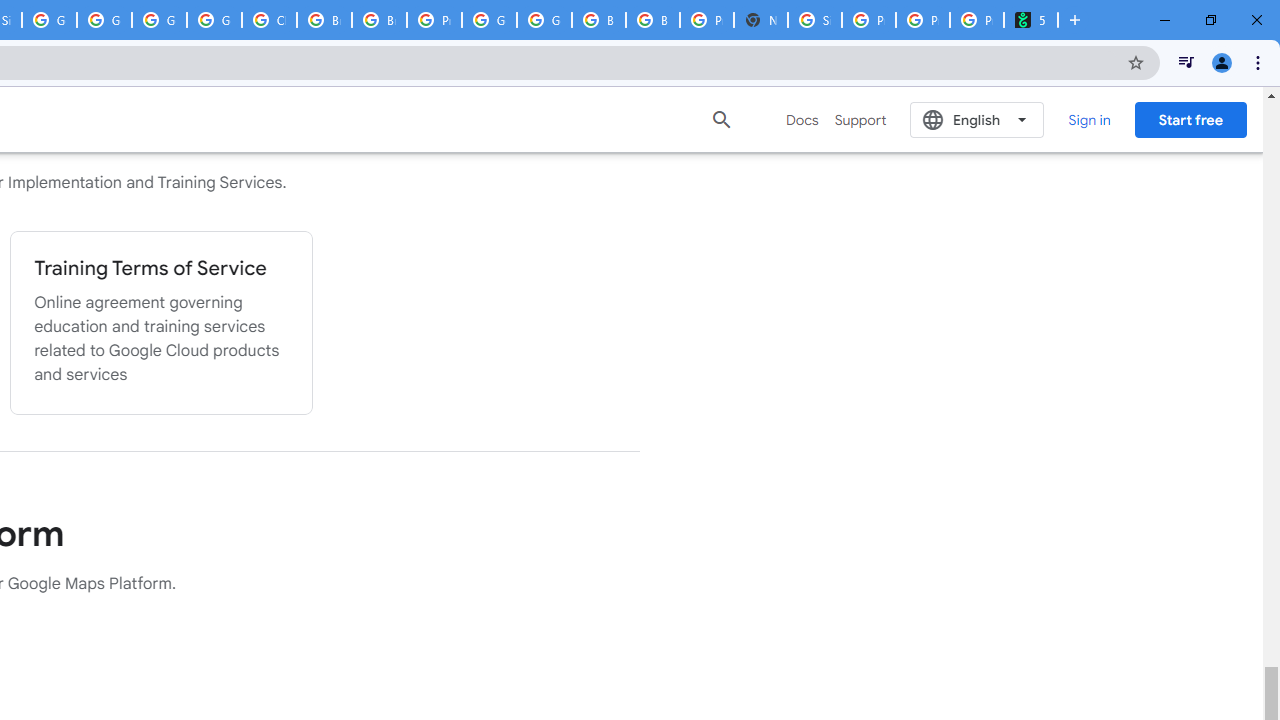  Describe the element at coordinates (815, 20) in the screenshot. I see `'Sign in - Google Accounts'` at that location.